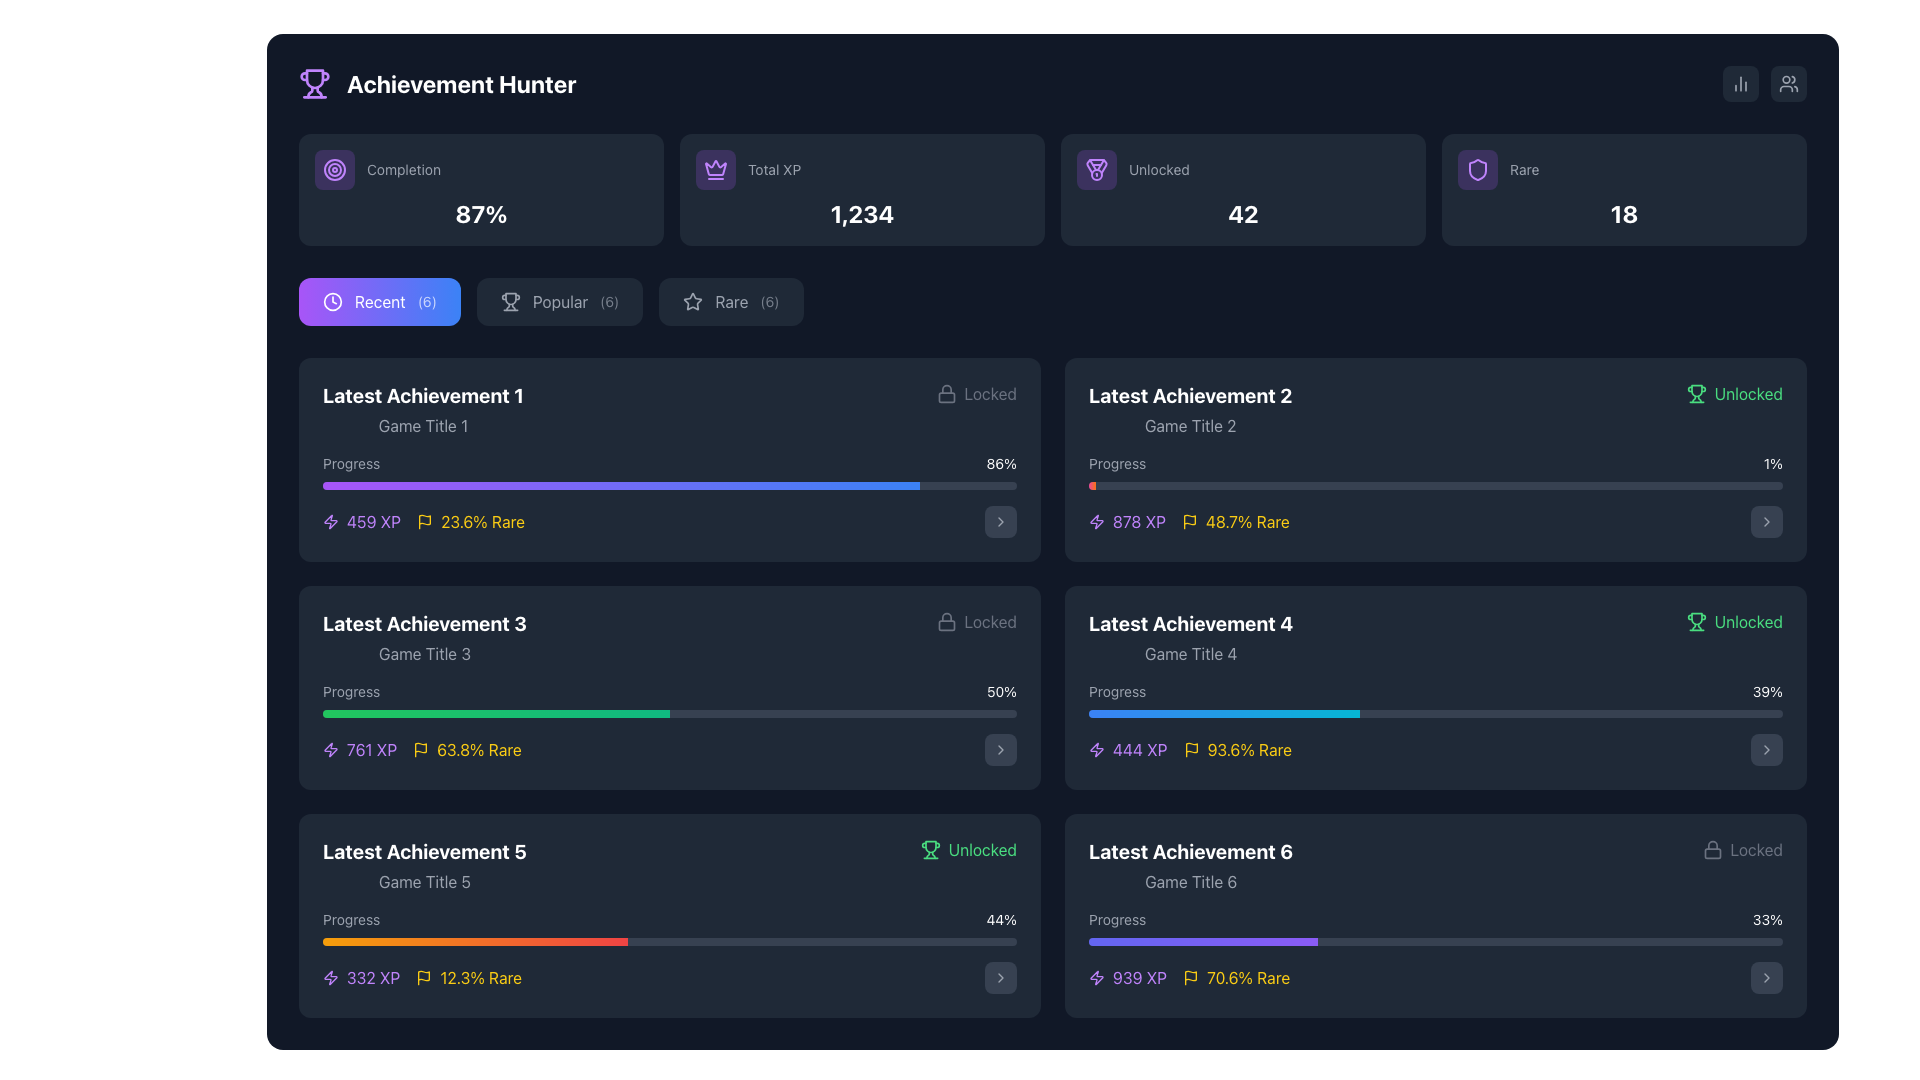  I want to click on the bold, white text label that reads 'Latest Achievement 3', which is centered in a dark blue background and serves as a title for the segment, so click(423, 623).